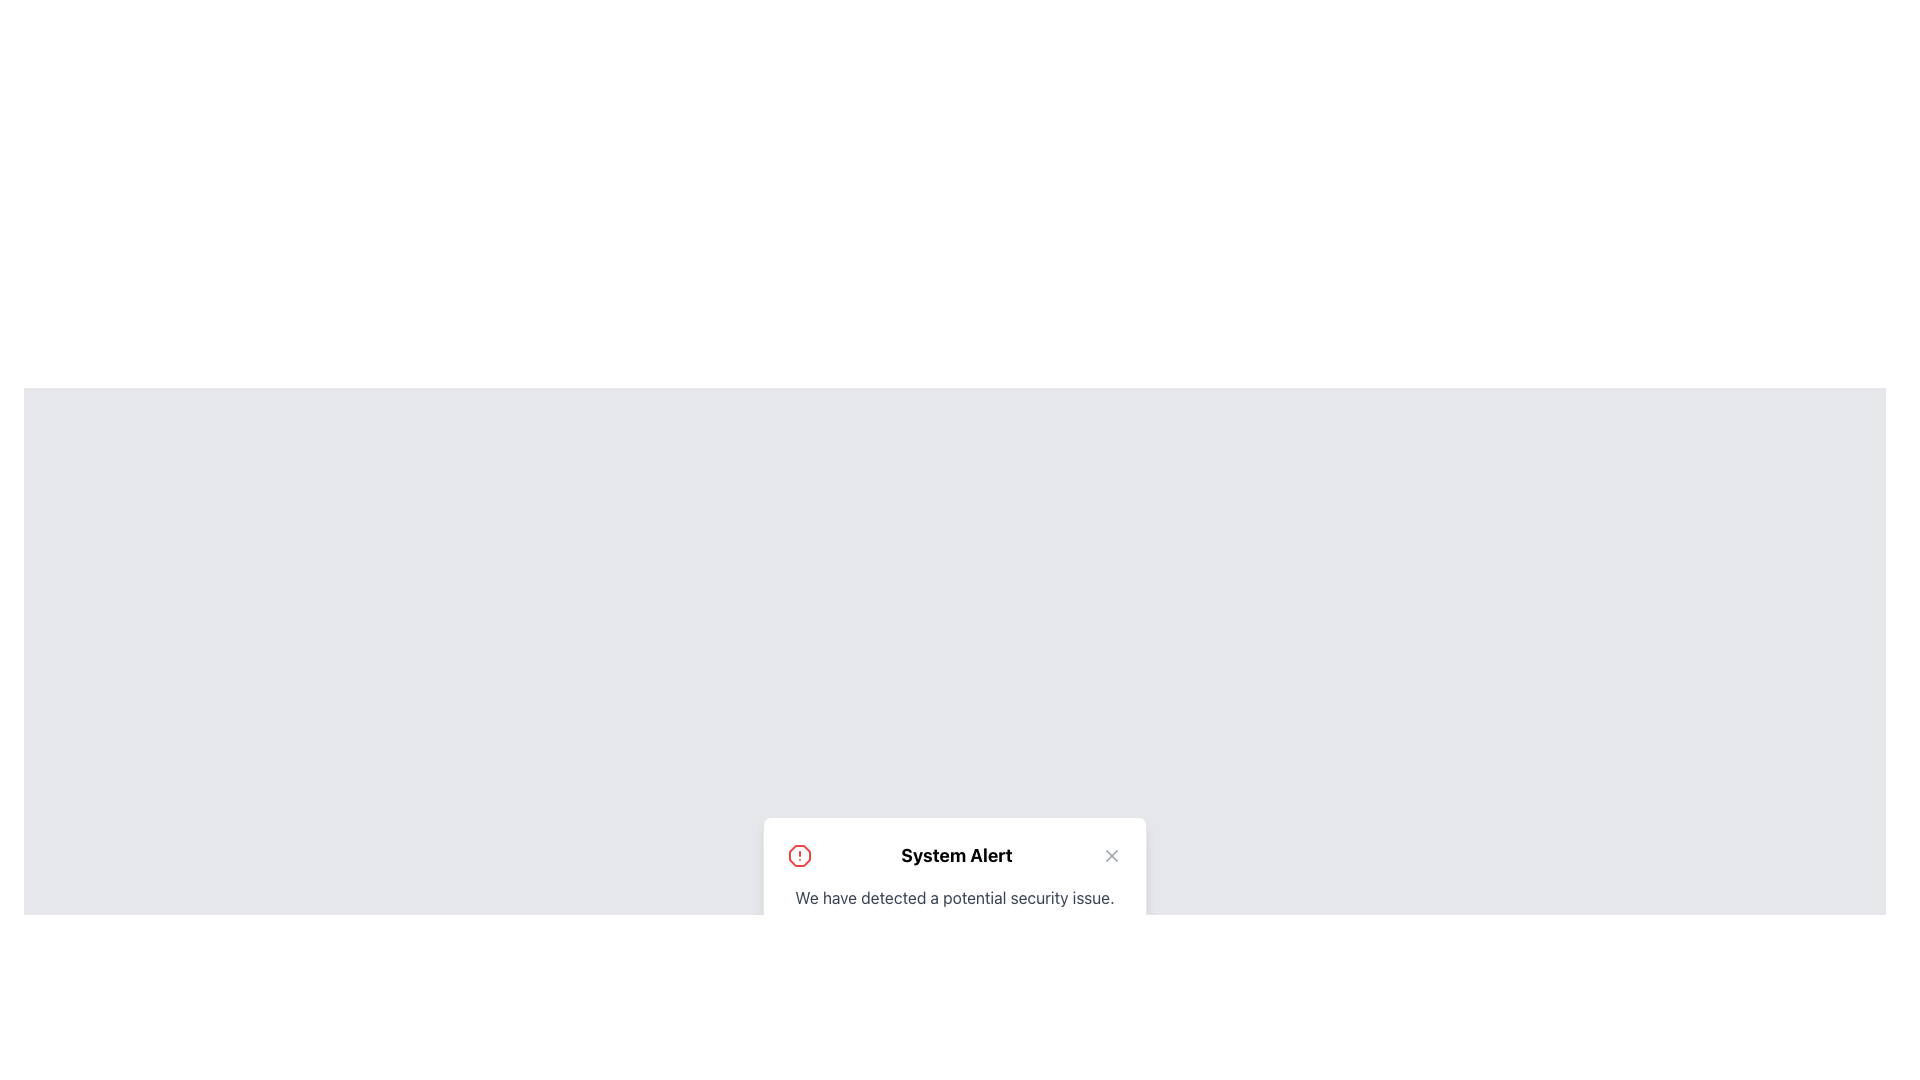 Image resolution: width=1920 pixels, height=1080 pixels. Describe the element at coordinates (1111, 855) in the screenshot. I see `the close button represented as an 'X' in the alert banner` at that location.